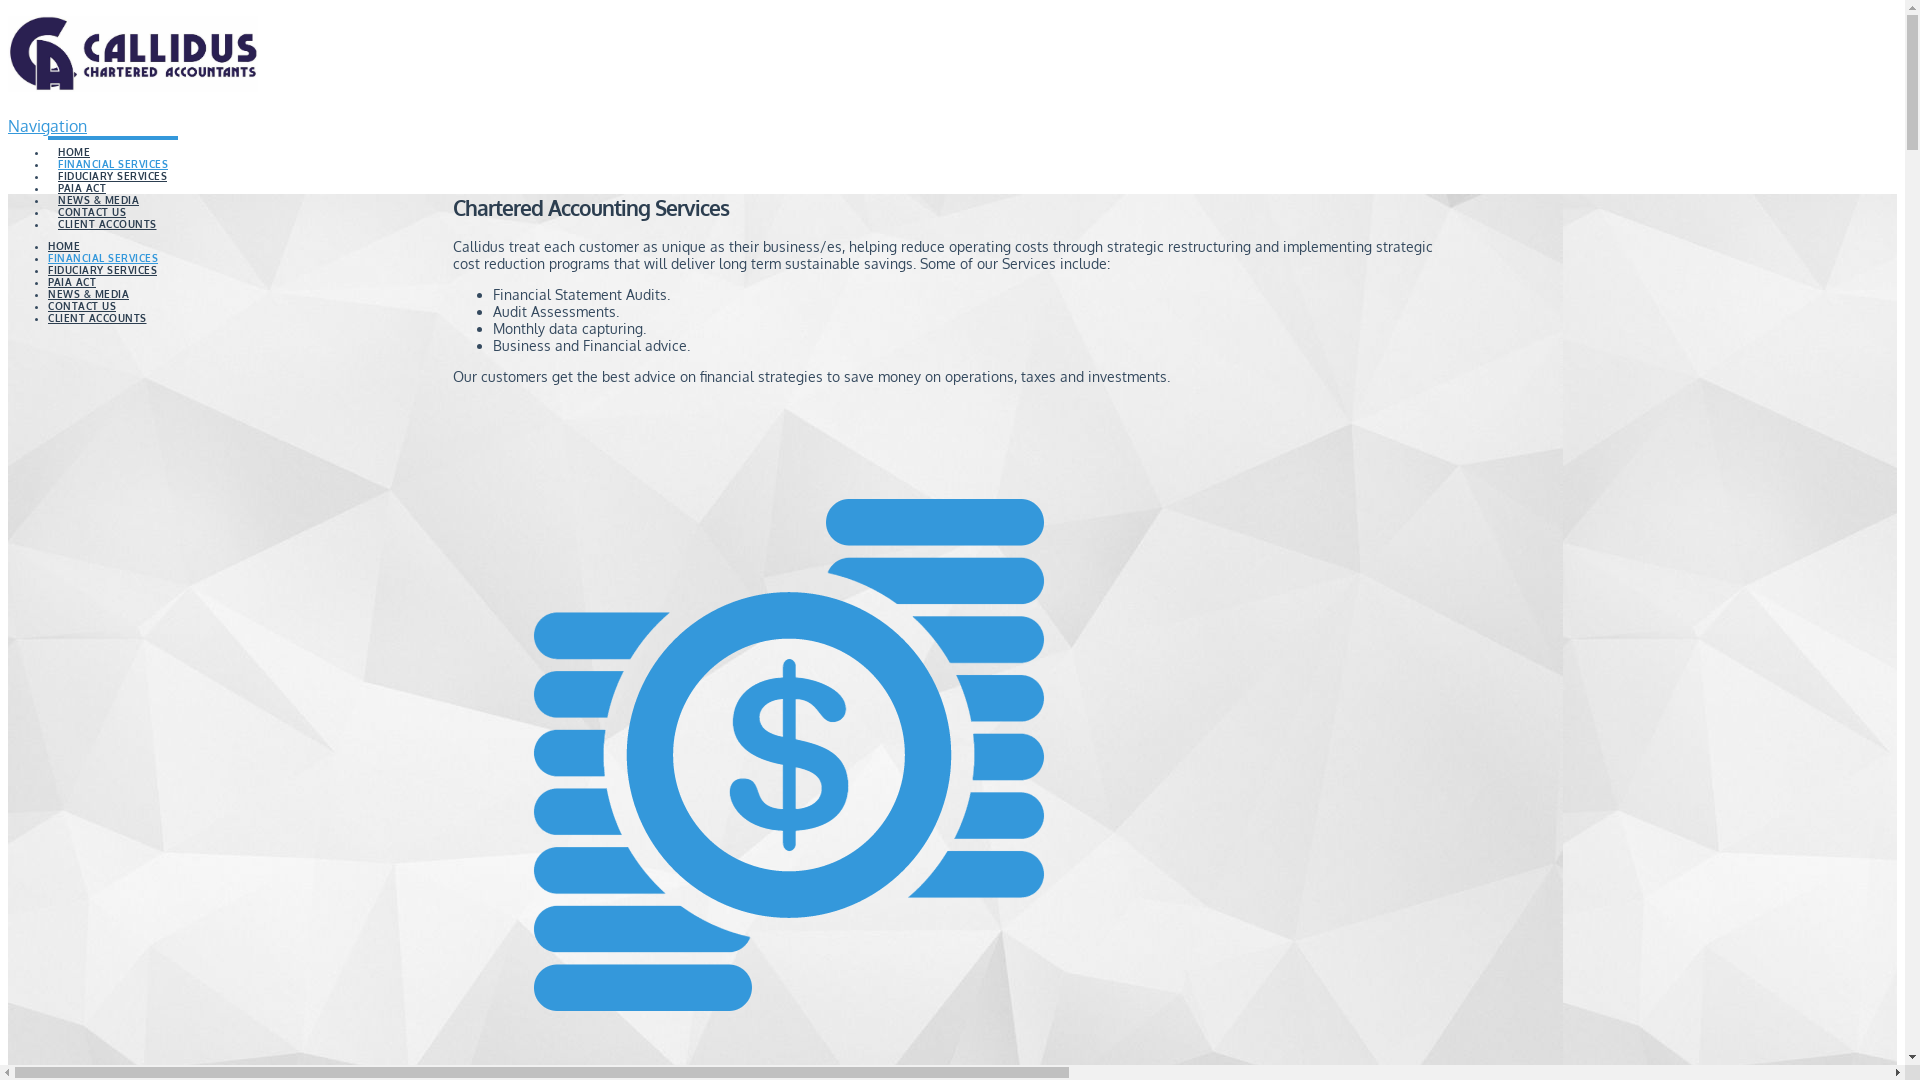 The height and width of the screenshot is (1080, 1920). Describe the element at coordinates (80, 176) in the screenshot. I see `'PAIA ACT'` at that location.